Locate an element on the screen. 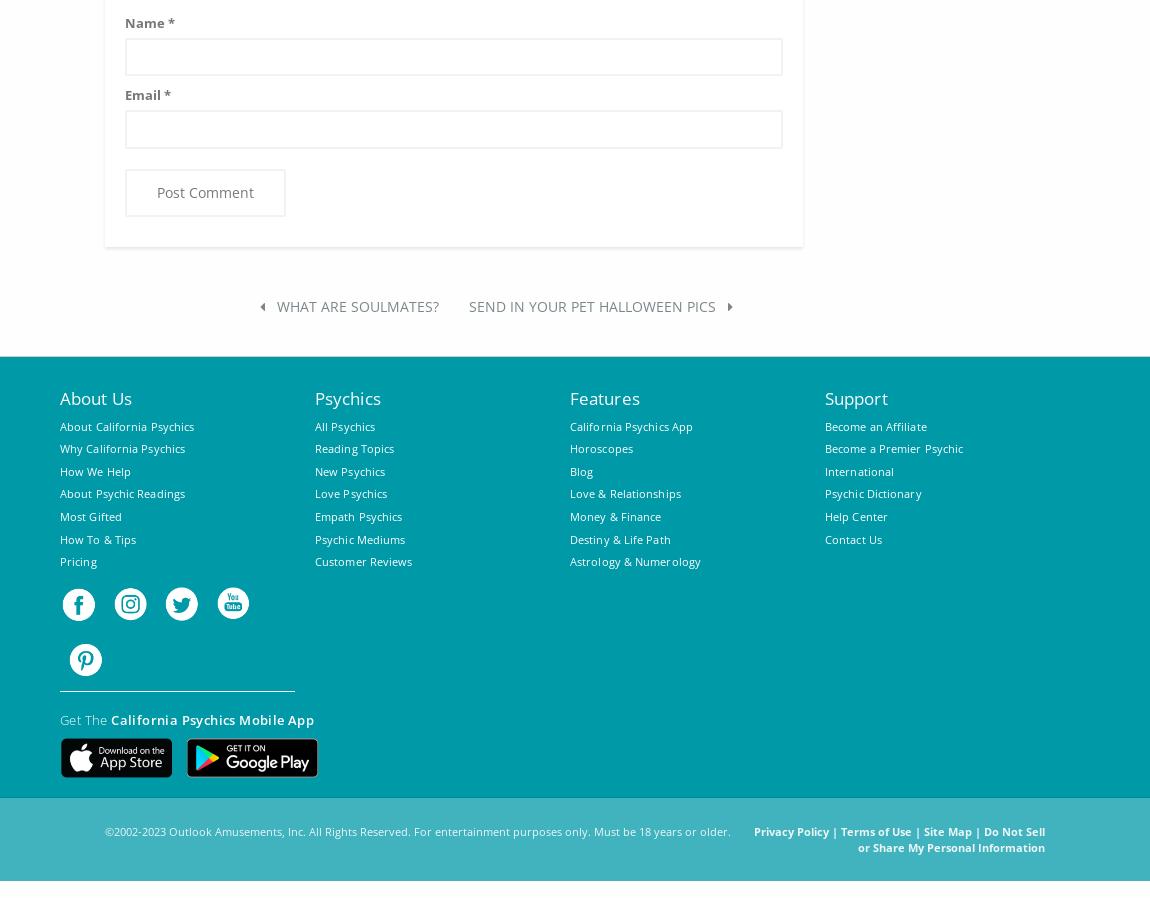  'Features' is located at coordinates (603, 397).